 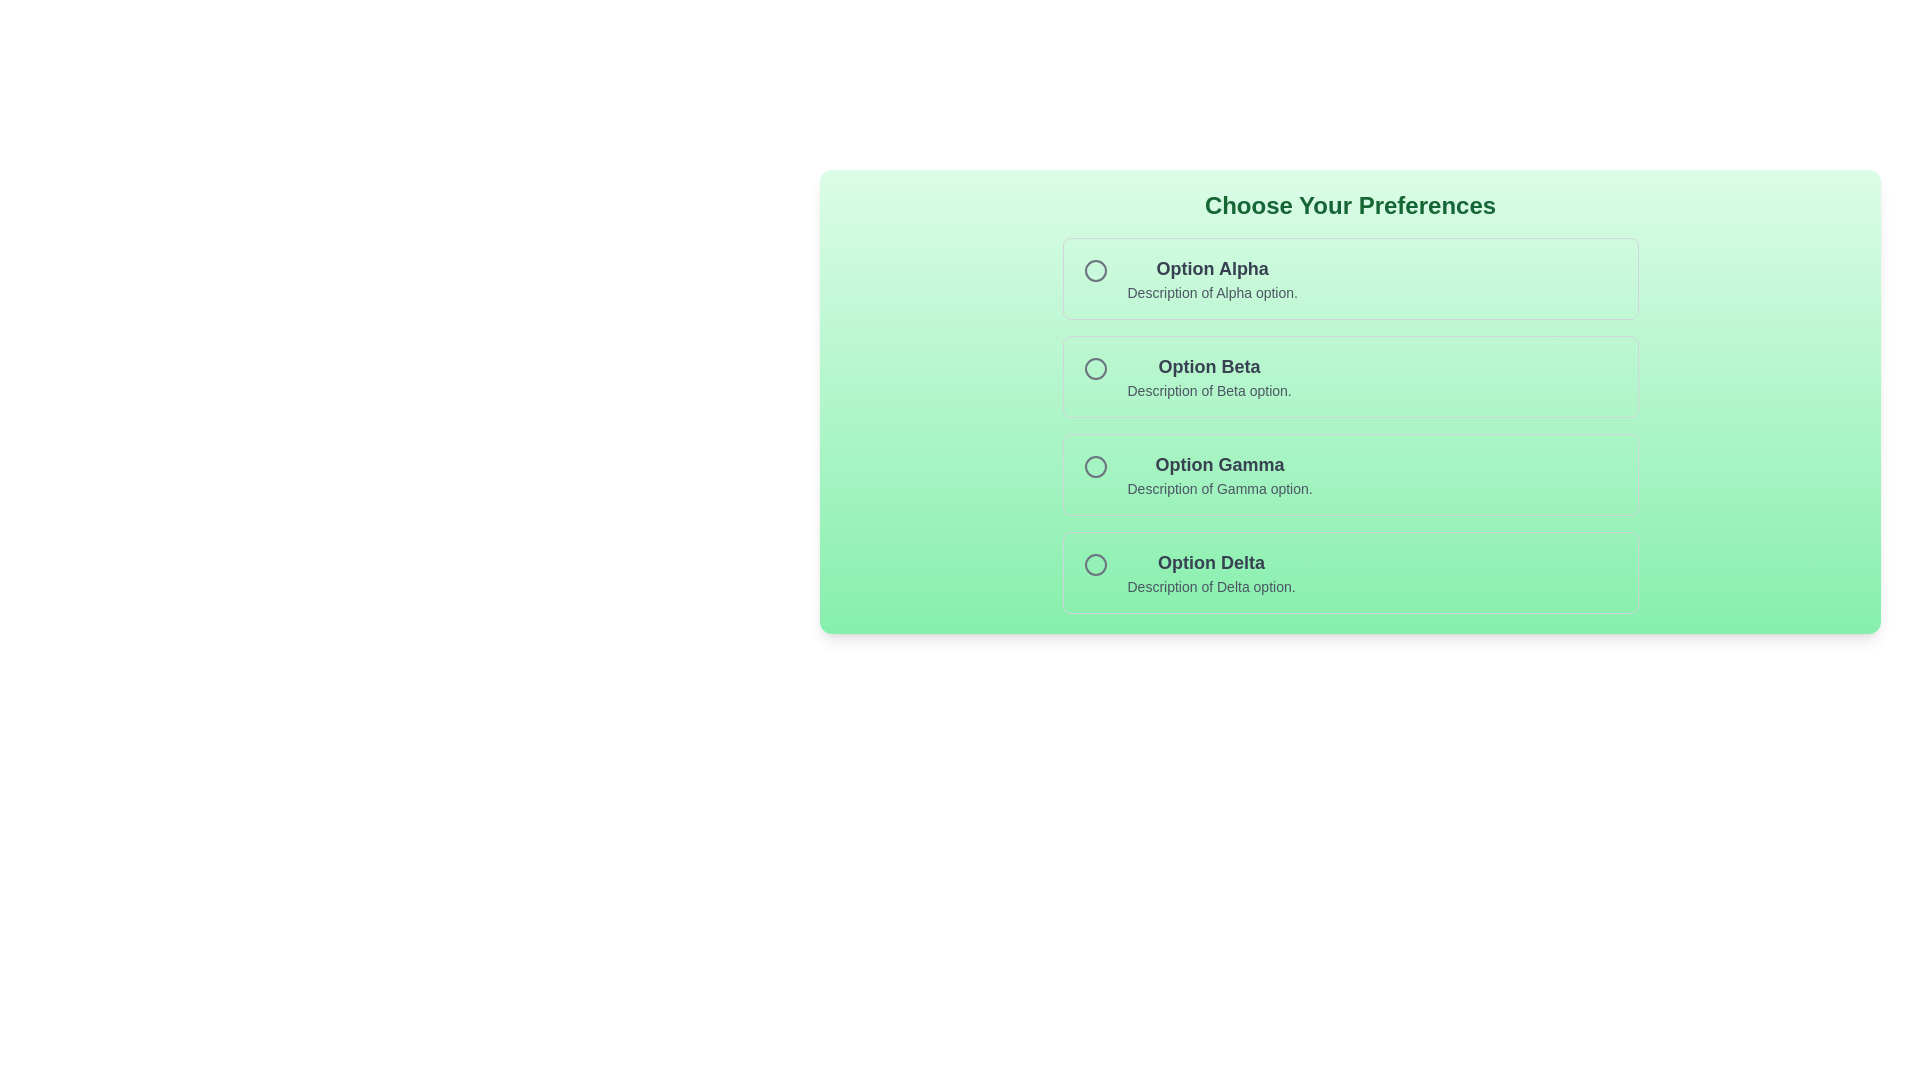 I want to click on the text block titled 'Option Delta' which is styled with bold text and a green background, located at the bottom of the fourth option group in the vertically stacked list, so click(x=1210, y=573).